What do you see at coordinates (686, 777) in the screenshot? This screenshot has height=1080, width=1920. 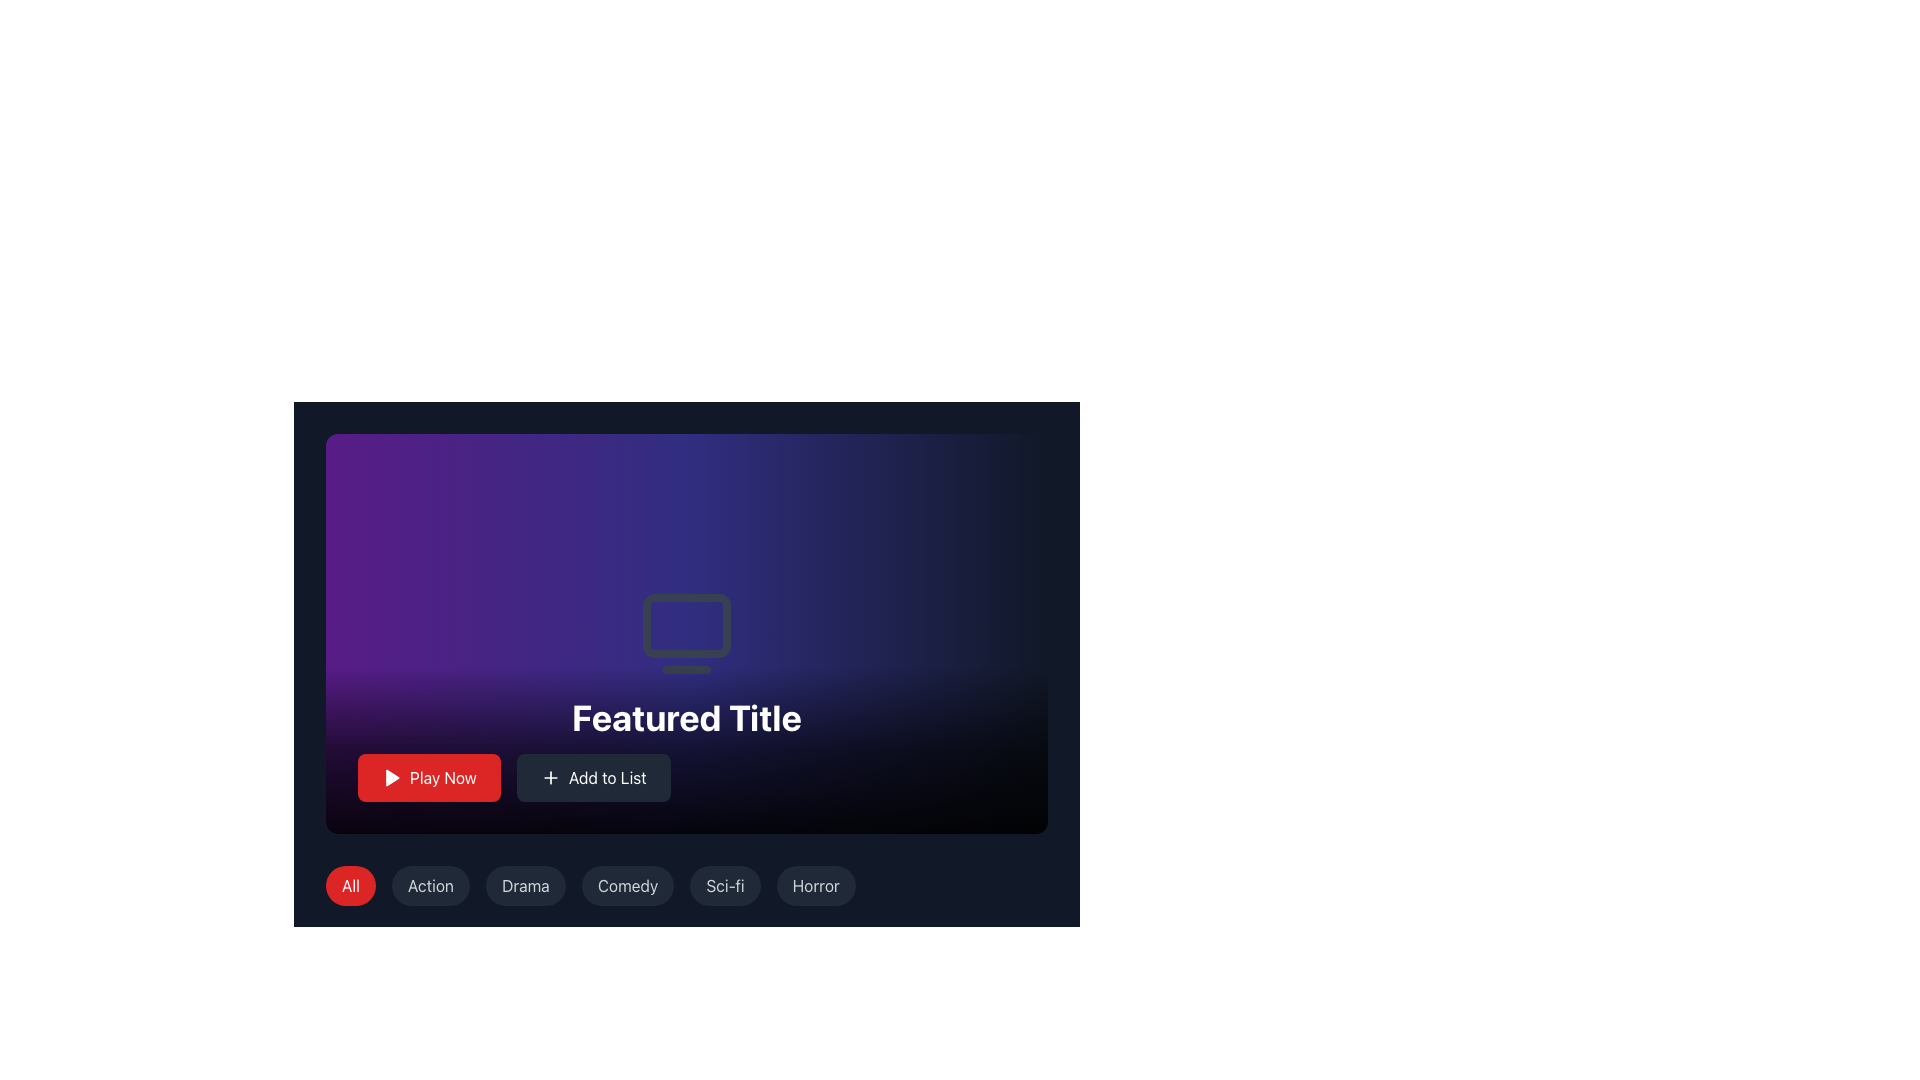 I see `the 'Add to List' button, which is the gray button located to the right of the red 'Play Now' button in the composite element below the 'Featured Title'` at bounding box center [686, 777].